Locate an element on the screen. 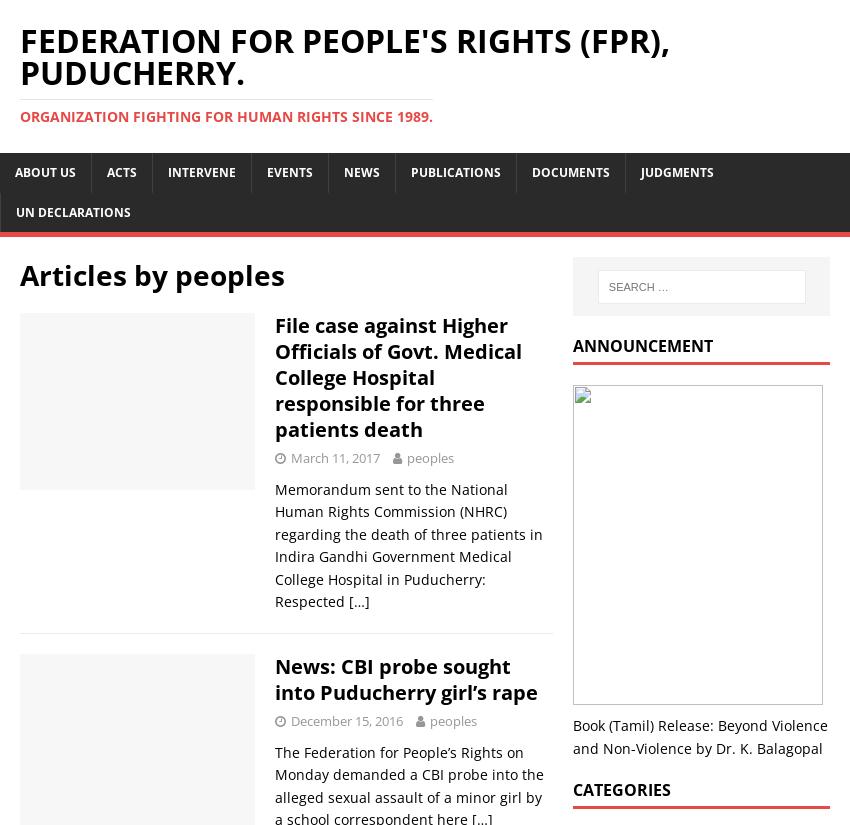  'Federation for People's Rights (FPR), Puducherry.' is located at coordinates (344, 56).